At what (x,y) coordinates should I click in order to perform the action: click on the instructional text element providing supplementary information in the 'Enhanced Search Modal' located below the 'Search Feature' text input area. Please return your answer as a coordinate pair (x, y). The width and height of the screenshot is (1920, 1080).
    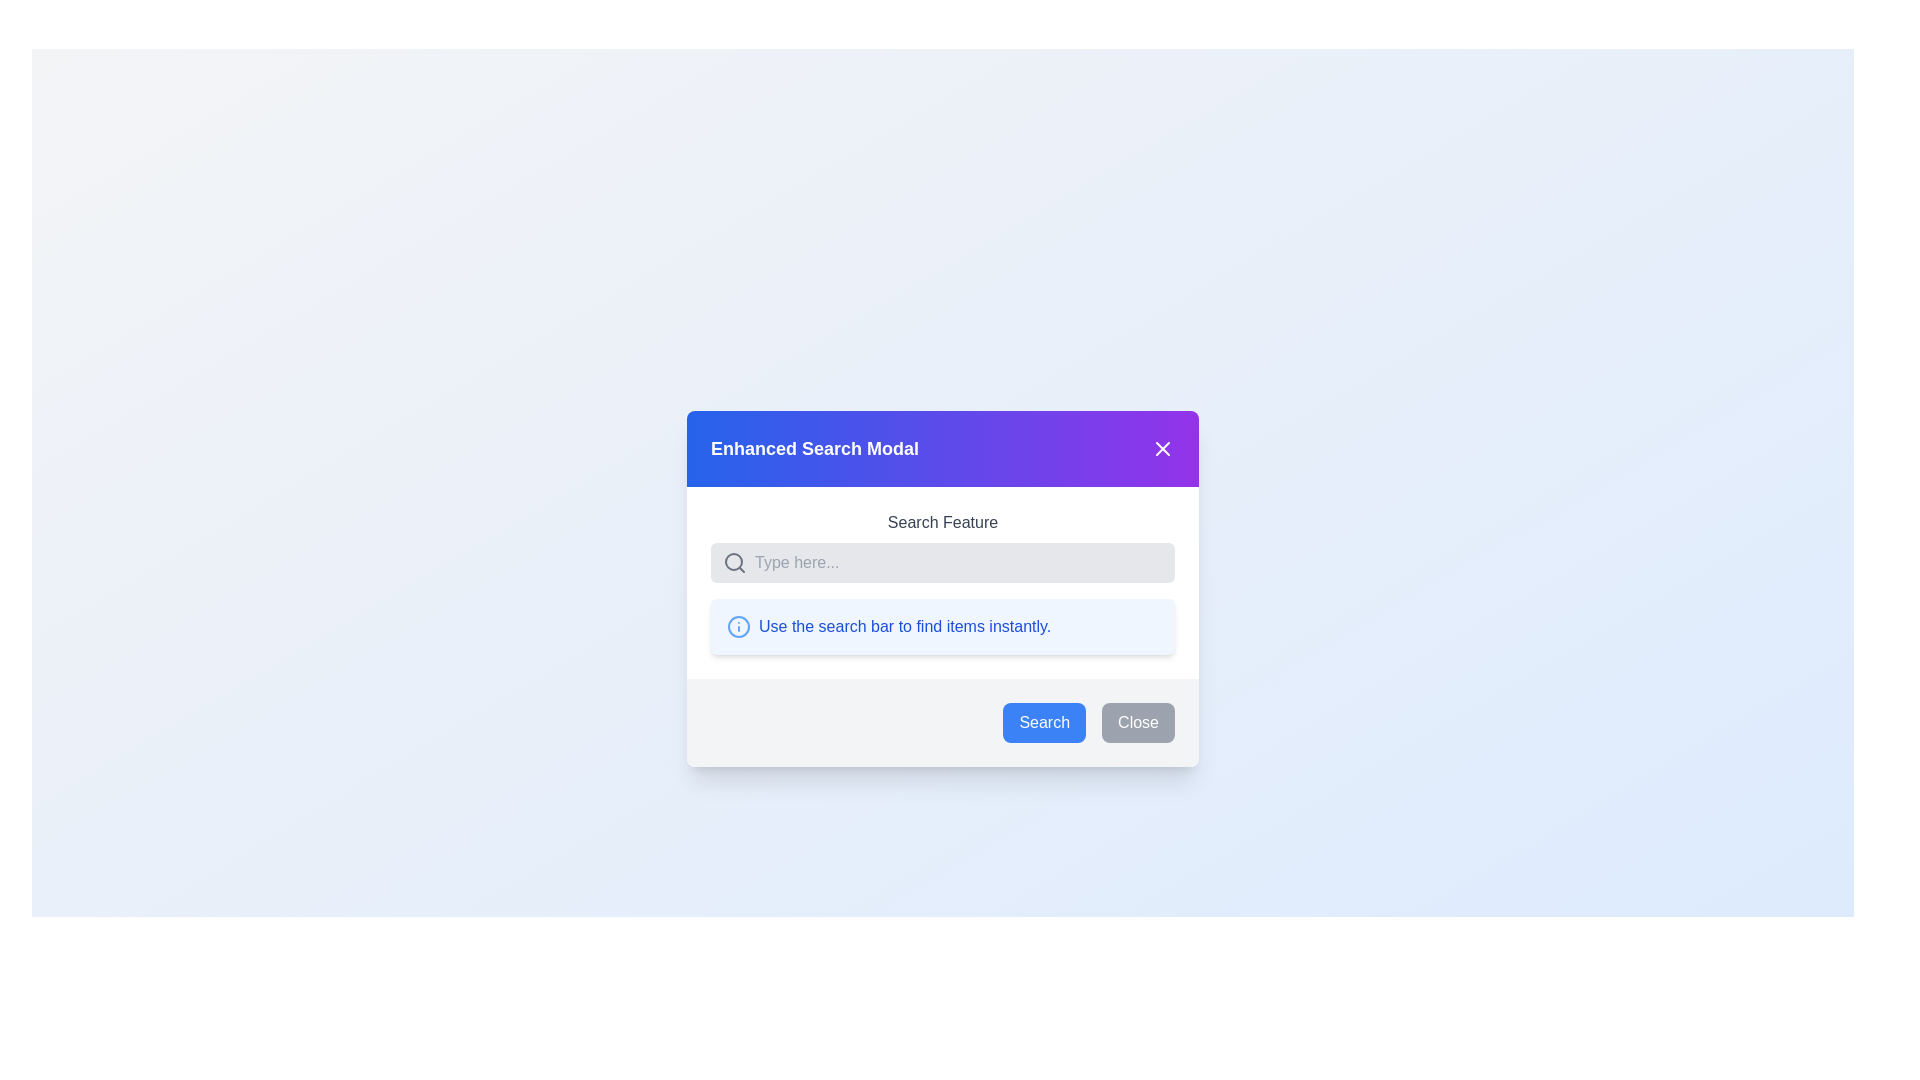
    Looking at the image, I should click on (941, 626).